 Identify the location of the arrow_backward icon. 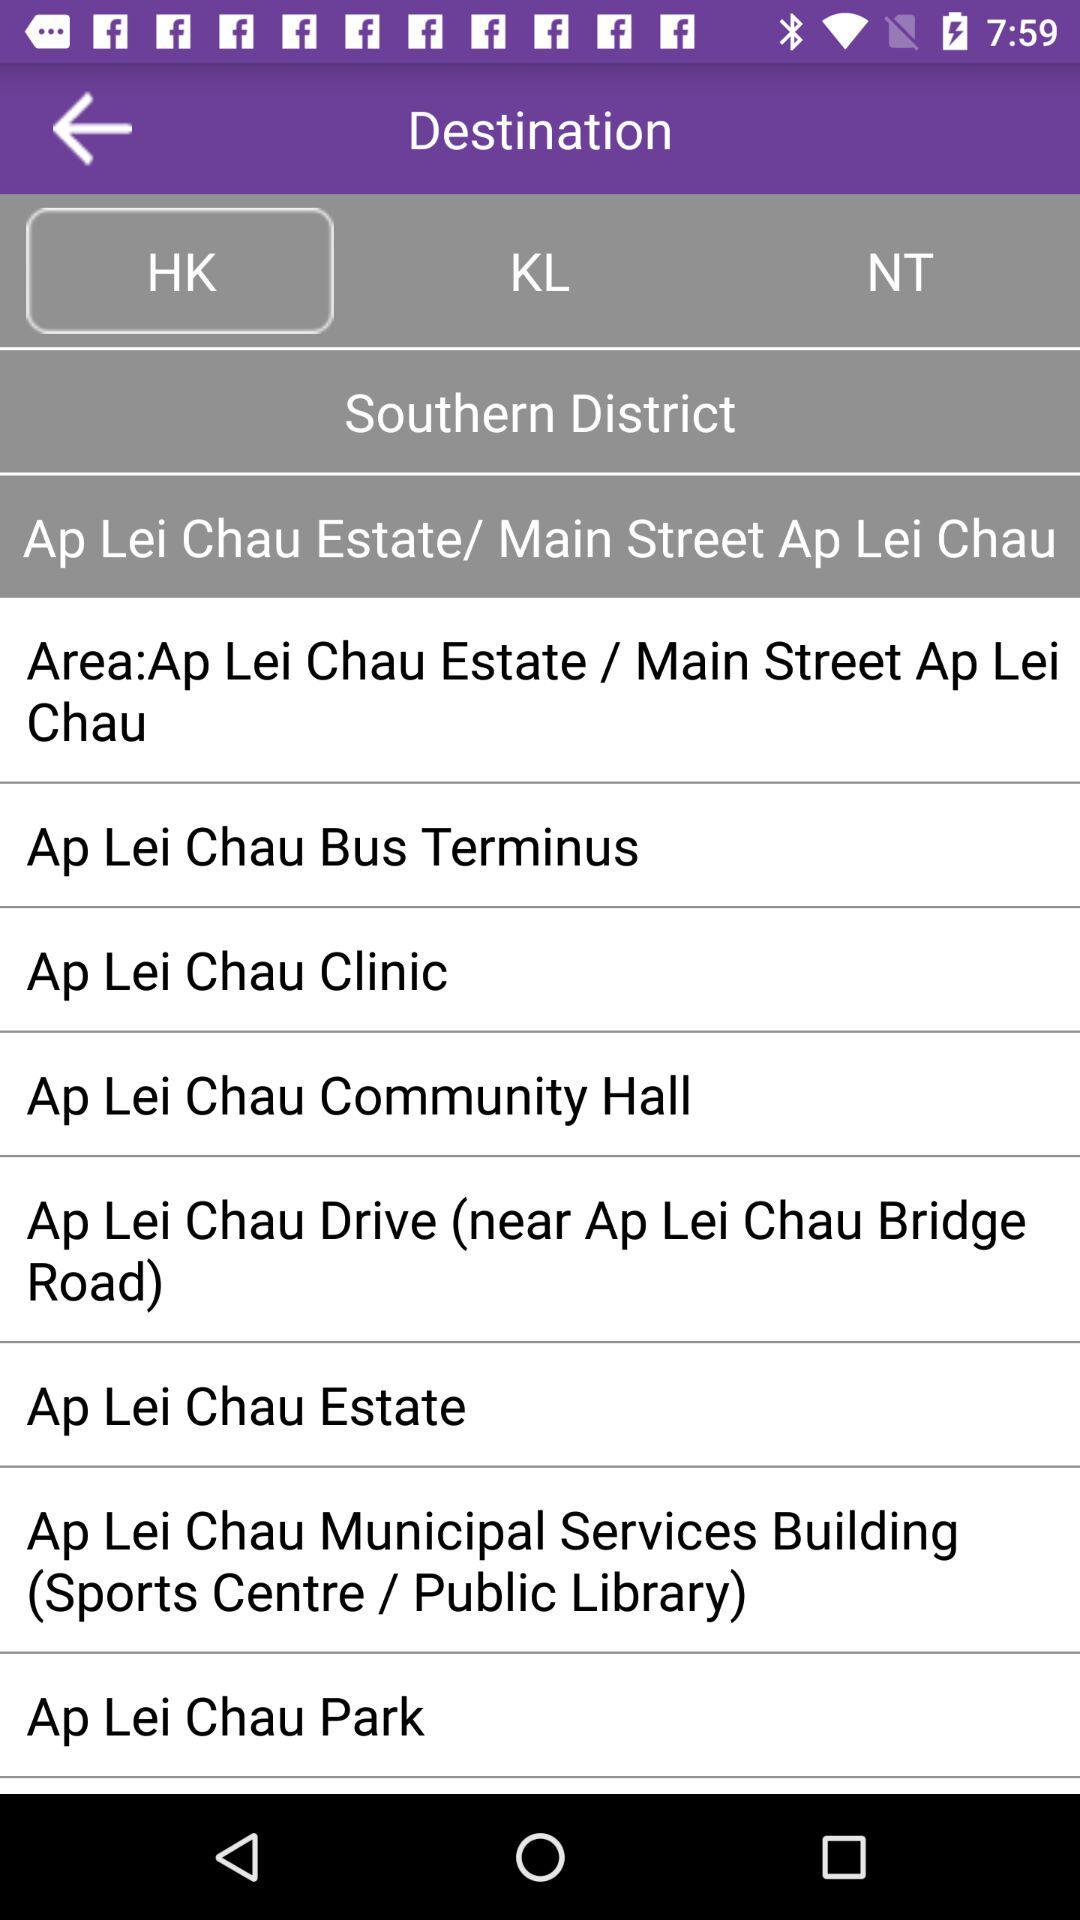
(92, 127).